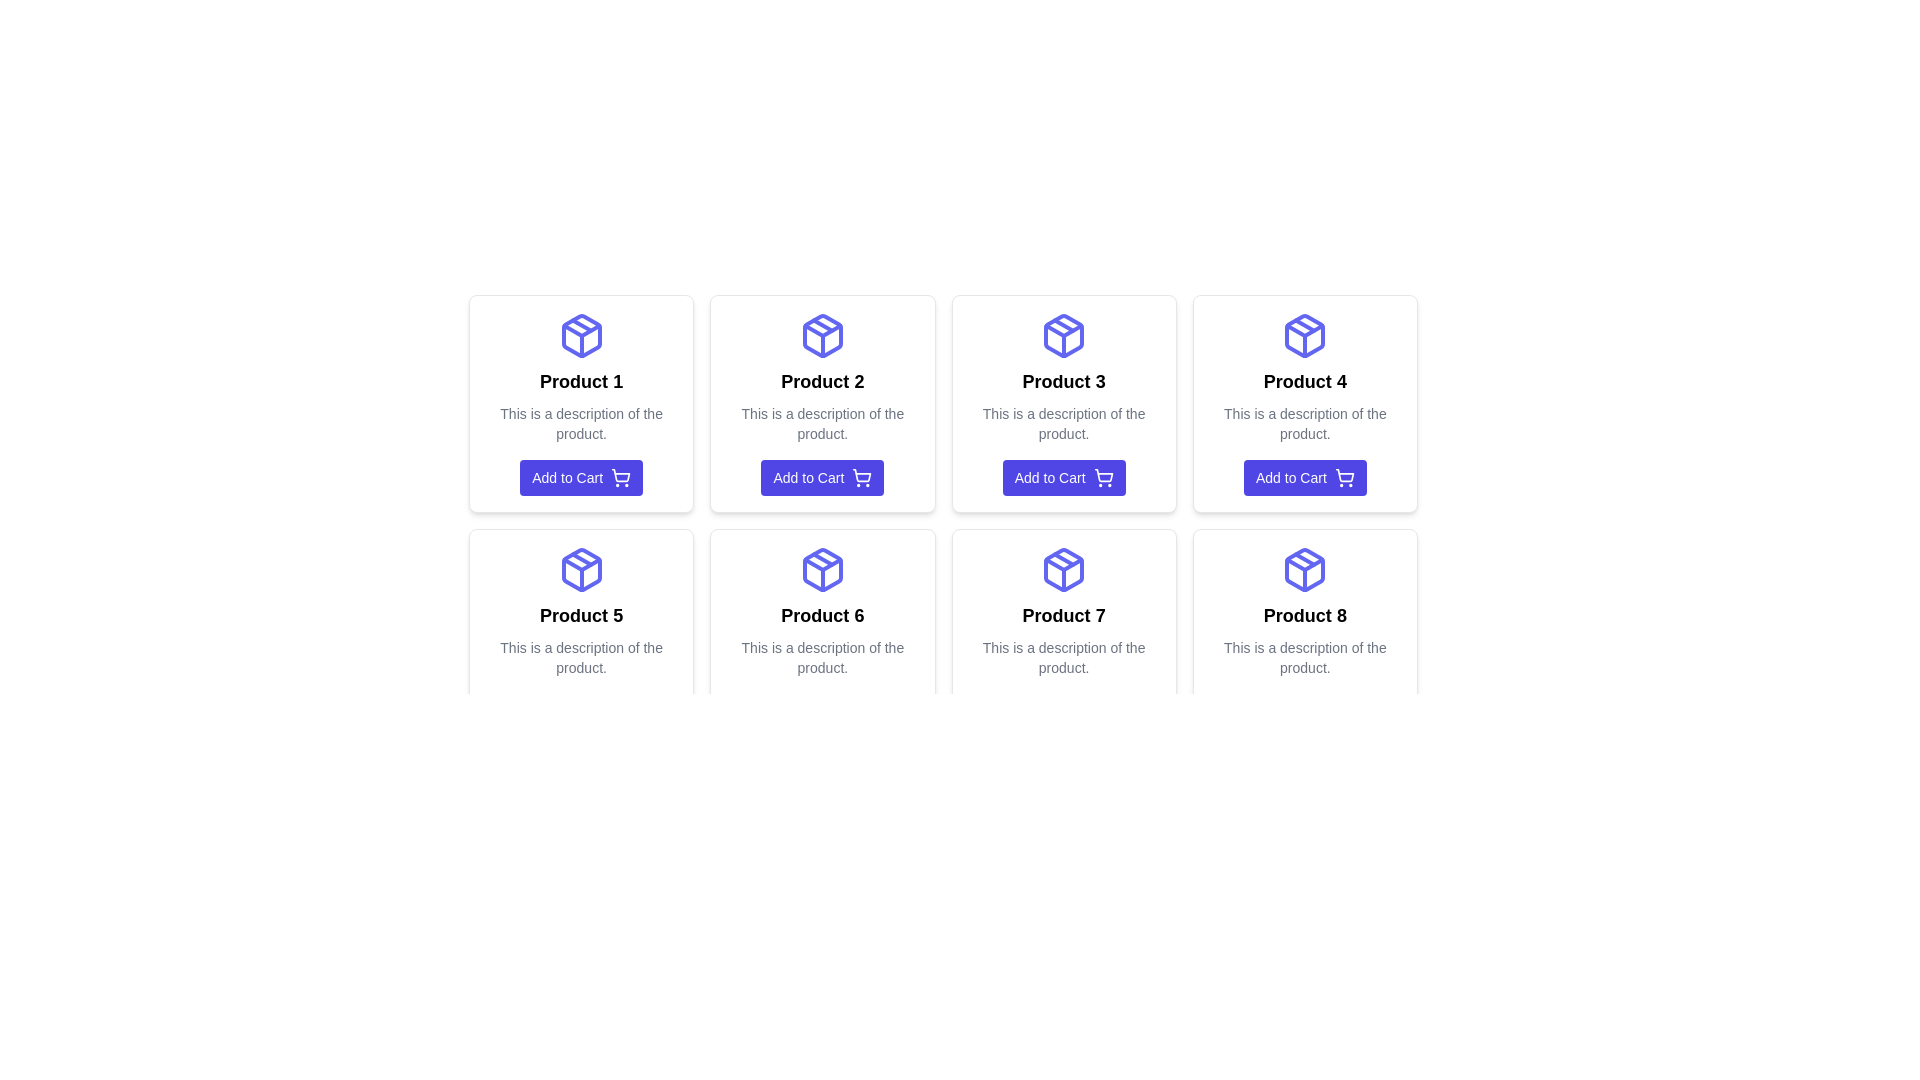 This screenshot has width=1920, height=1080. Describe the element at coordinates (1305, 334) in the screenshot. I see `the Decorative Icon, which is a geometric shape resembling a package box with a purple stroke, located at the top center of 'Product 4' card, above the product name` at that location.